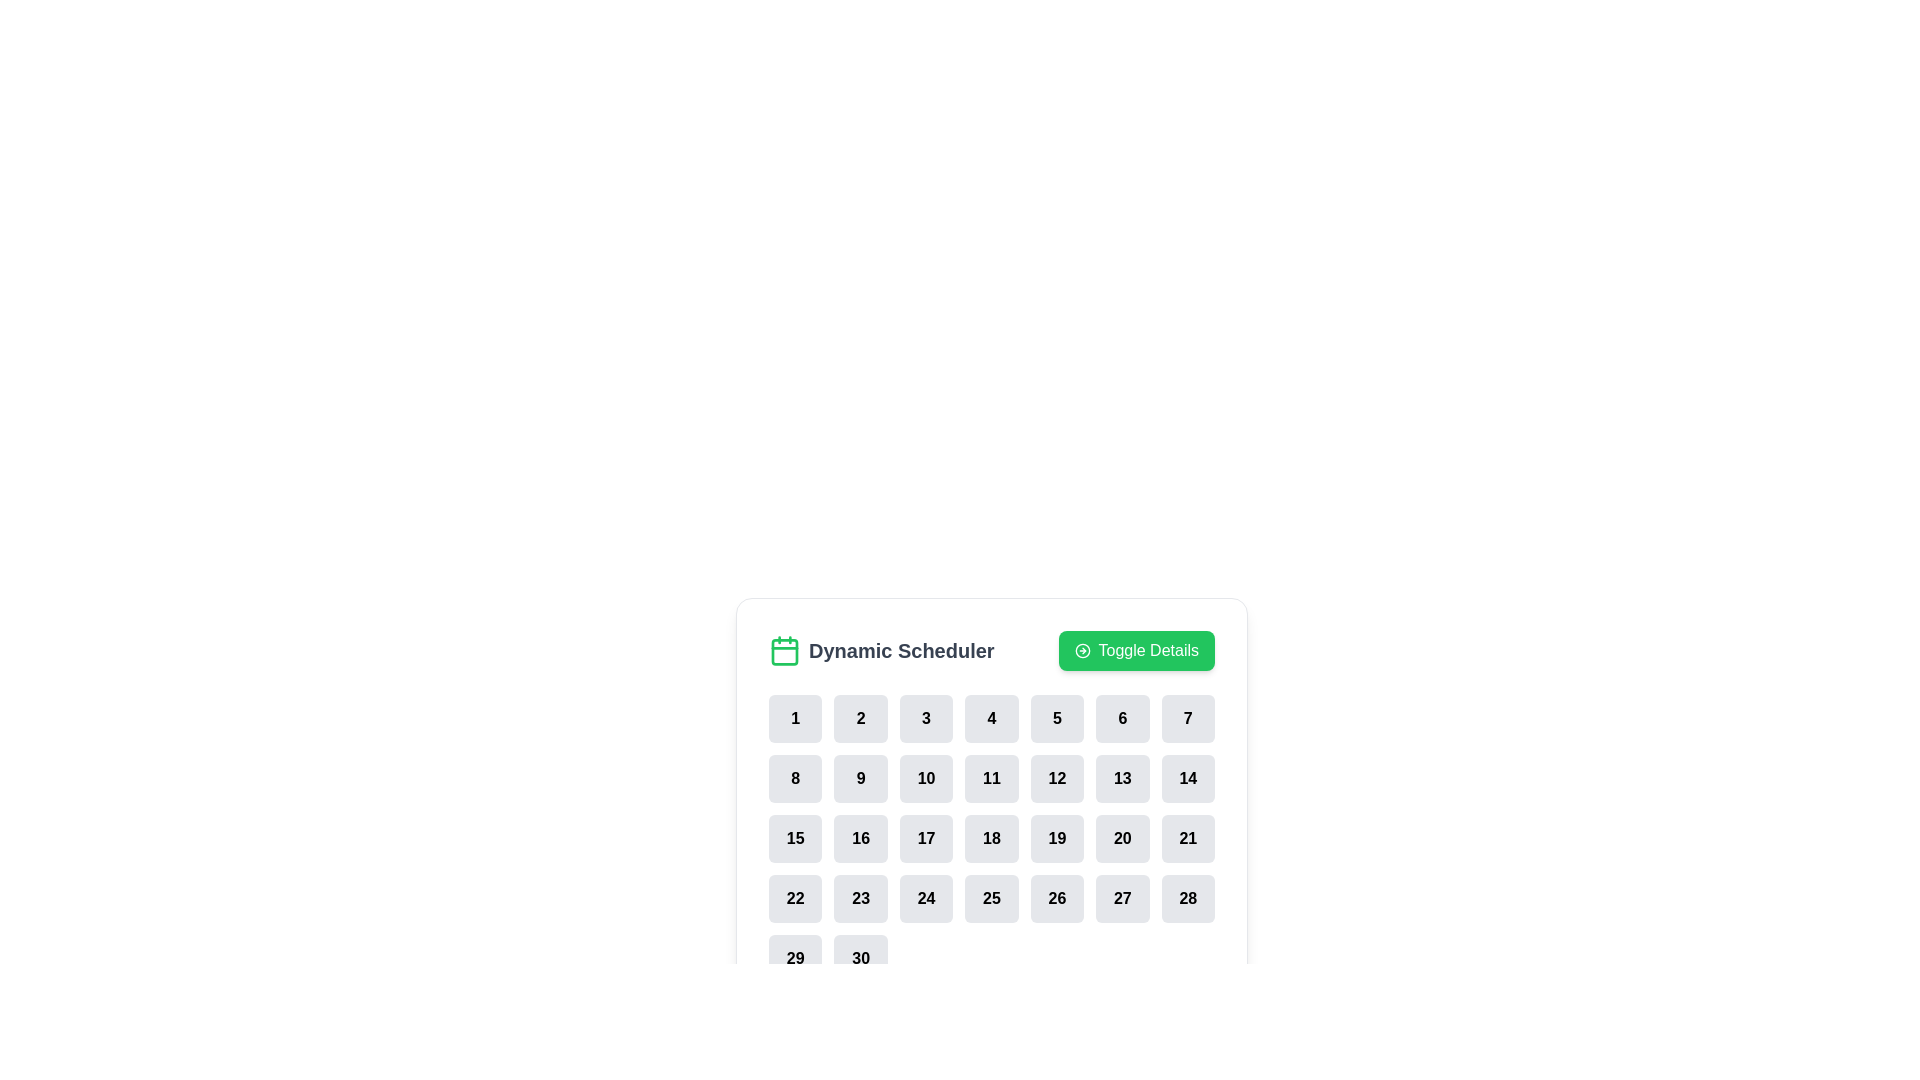 The width and height of the screenshot is (1920, 1080). I want to click on the rectangular button with rounded corners that displays the number '4' in bold black text, indicating a day or count, so click(992, 717).